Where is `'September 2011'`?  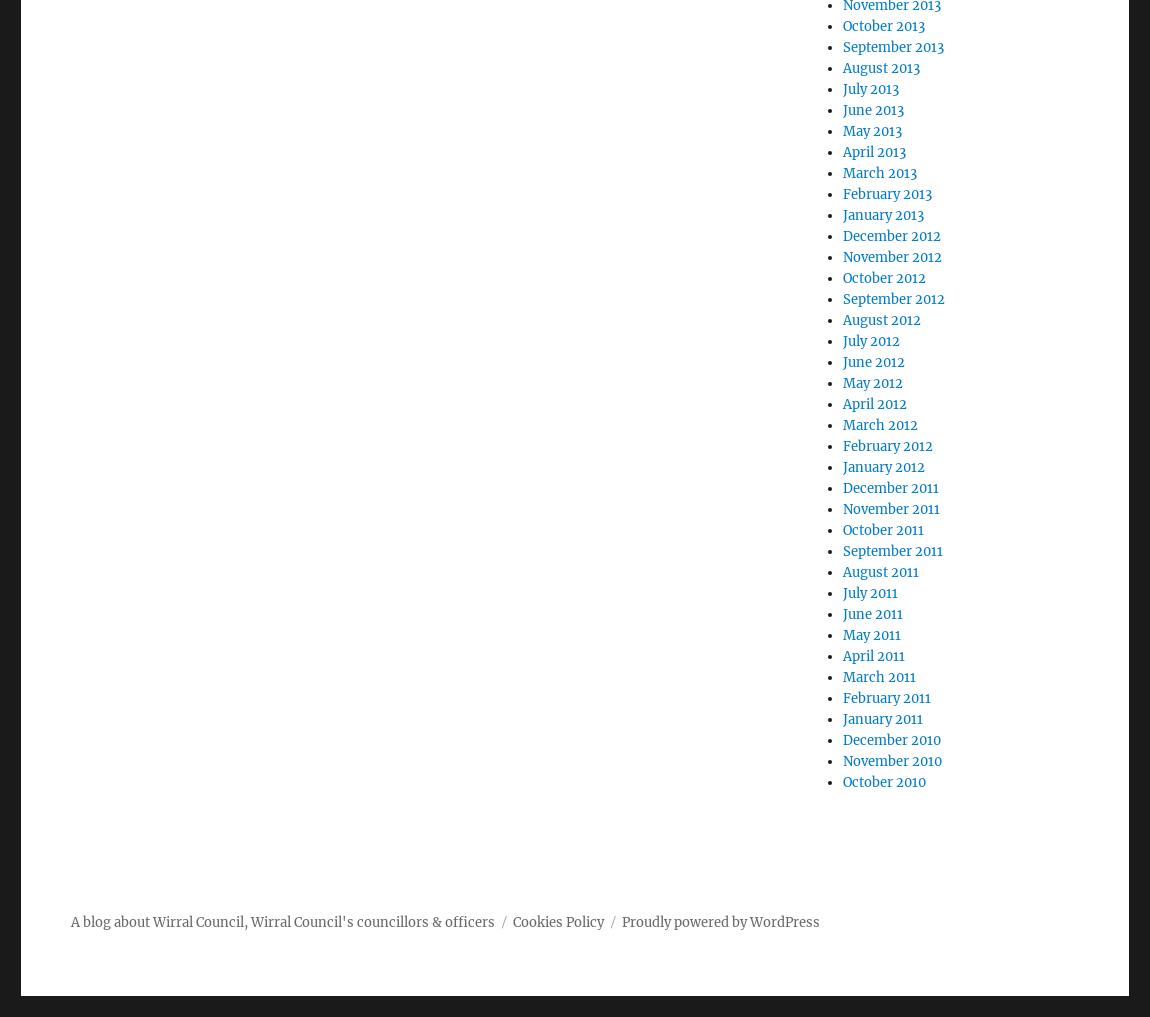 'September 2011' is located at coordinates (841, 551).